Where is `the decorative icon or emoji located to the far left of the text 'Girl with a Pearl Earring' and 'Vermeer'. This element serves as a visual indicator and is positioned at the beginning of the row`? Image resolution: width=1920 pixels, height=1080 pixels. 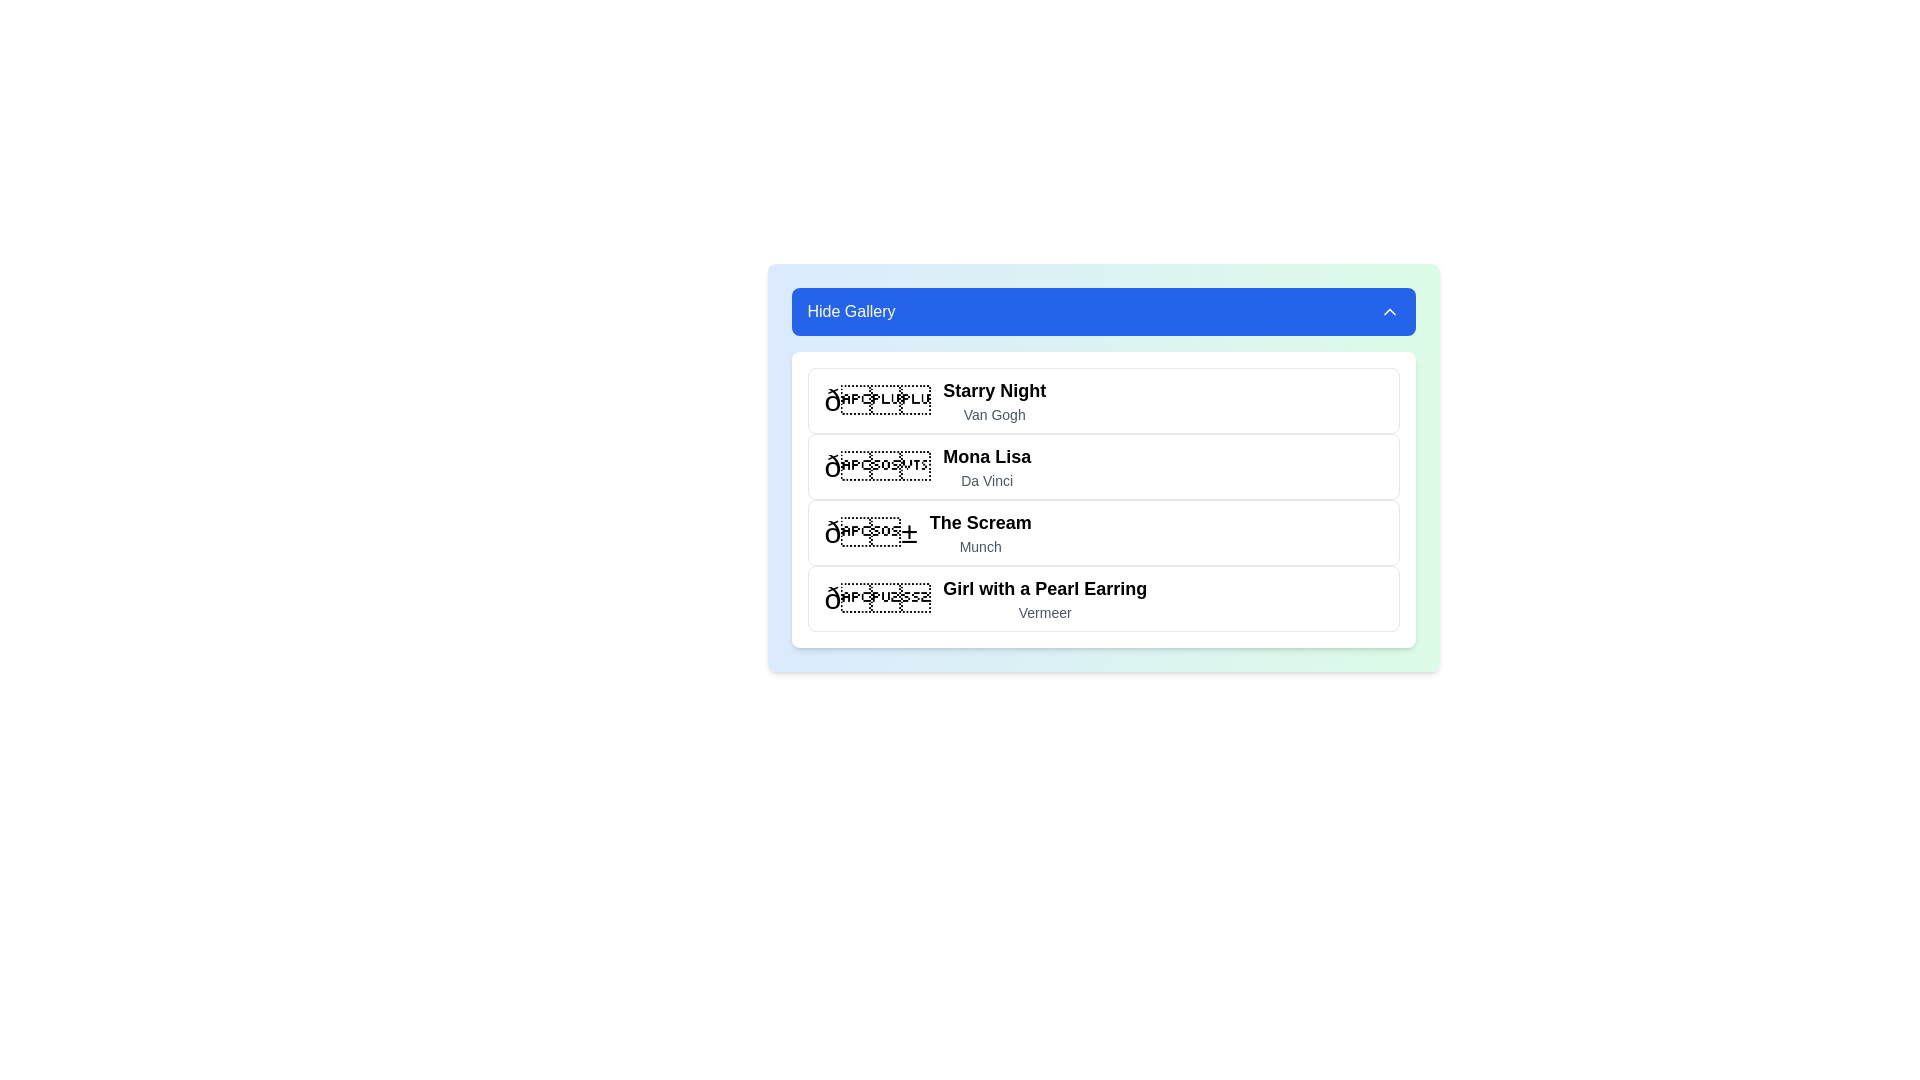 the decorative icon or emoji located to the far left of the text 'Girl with a Pearl Earring' and 'Vermeer'. This element serves as a visual indicator and is positioned at the beginning of the row is located at coordinates (877, 597).